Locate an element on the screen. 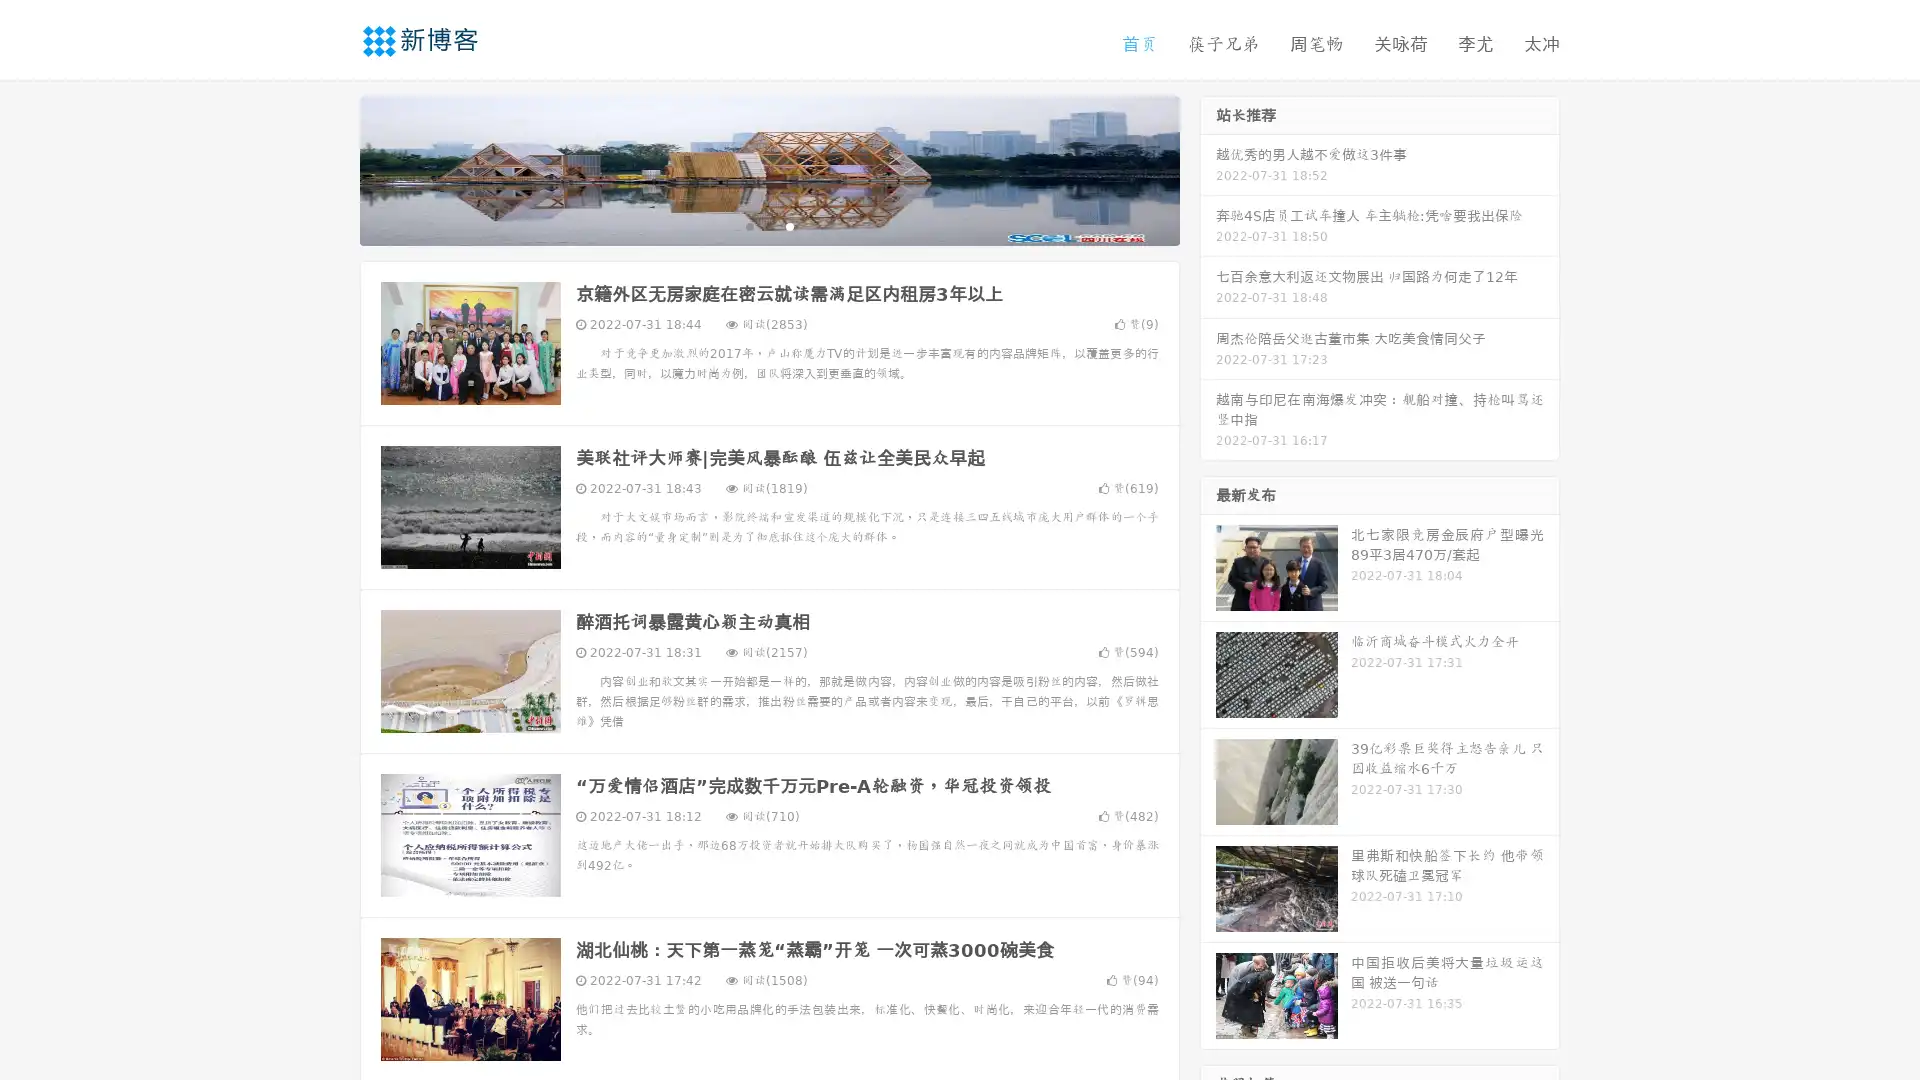  Next slide is located at coordinates (1208, 168).